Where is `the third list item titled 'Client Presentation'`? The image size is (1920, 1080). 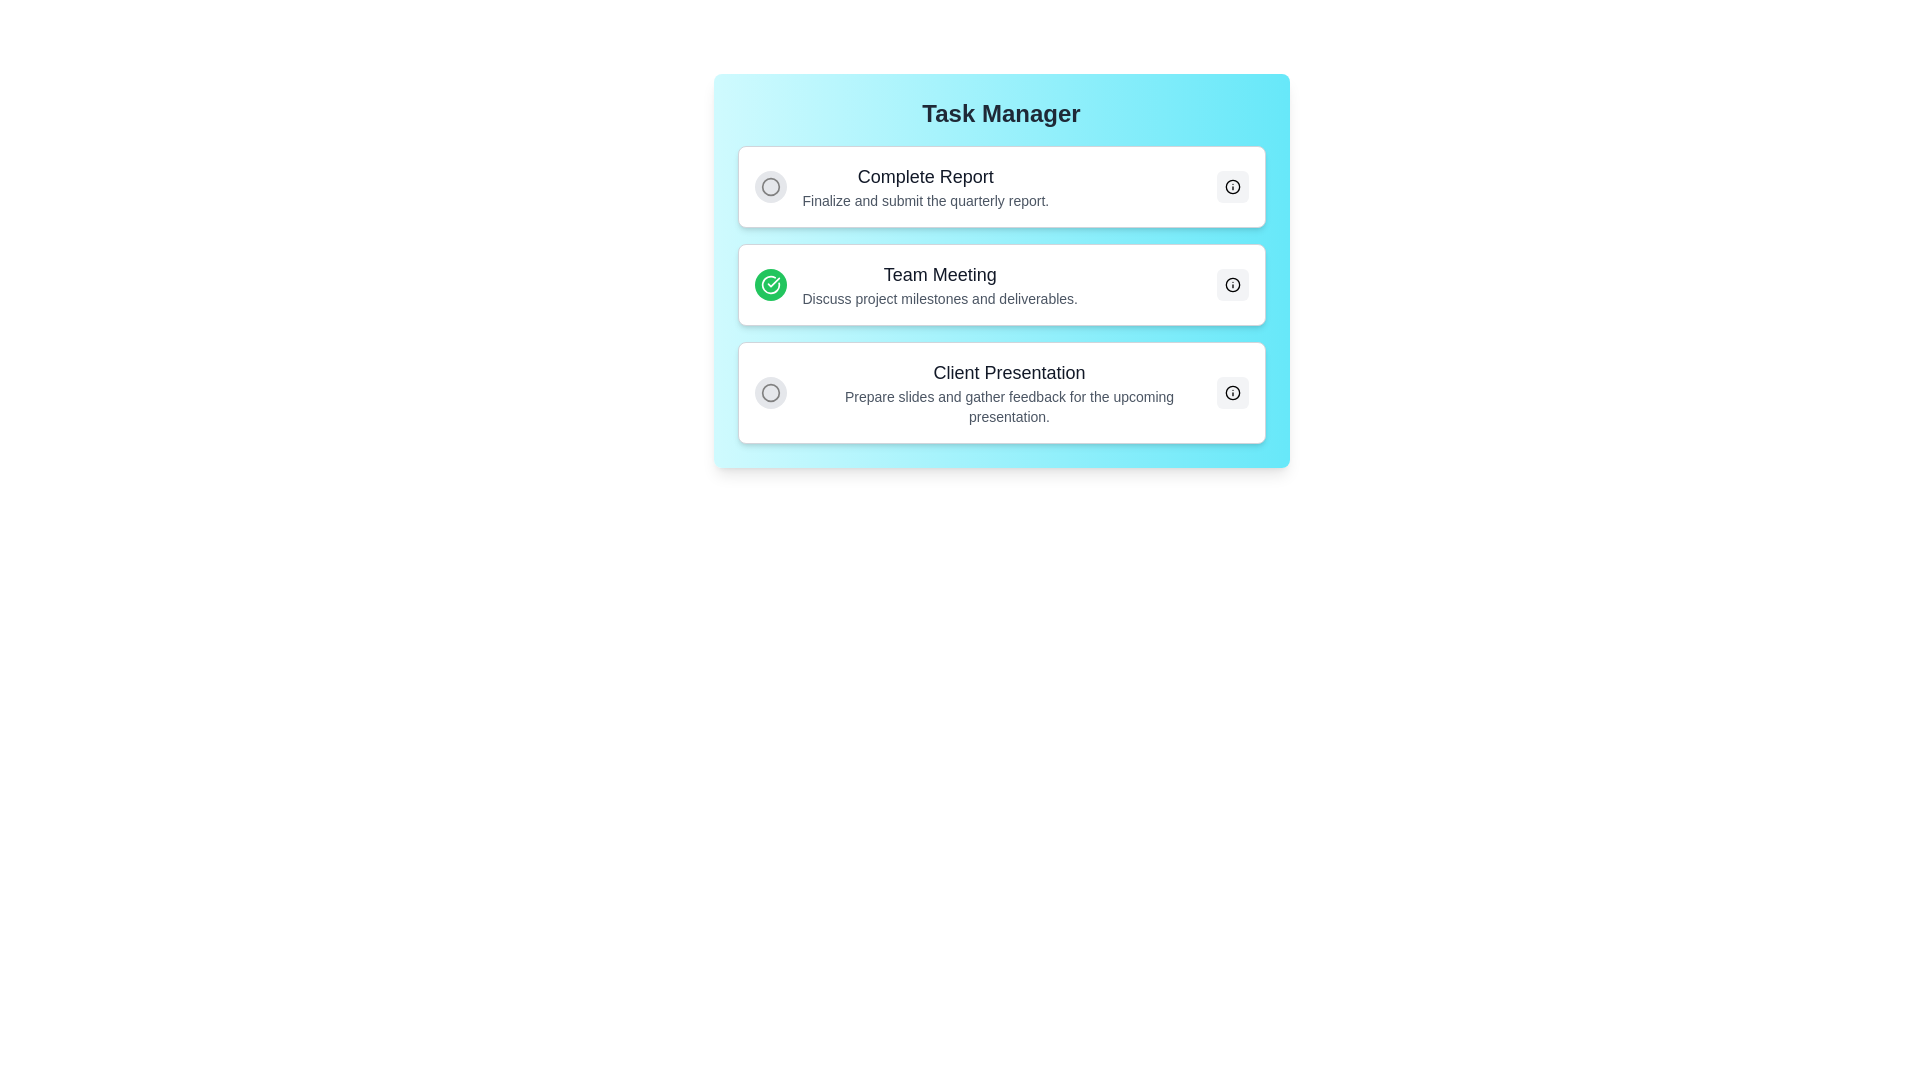 the third list item titled 'Client Presentation' is located at coordinates (985, 393).